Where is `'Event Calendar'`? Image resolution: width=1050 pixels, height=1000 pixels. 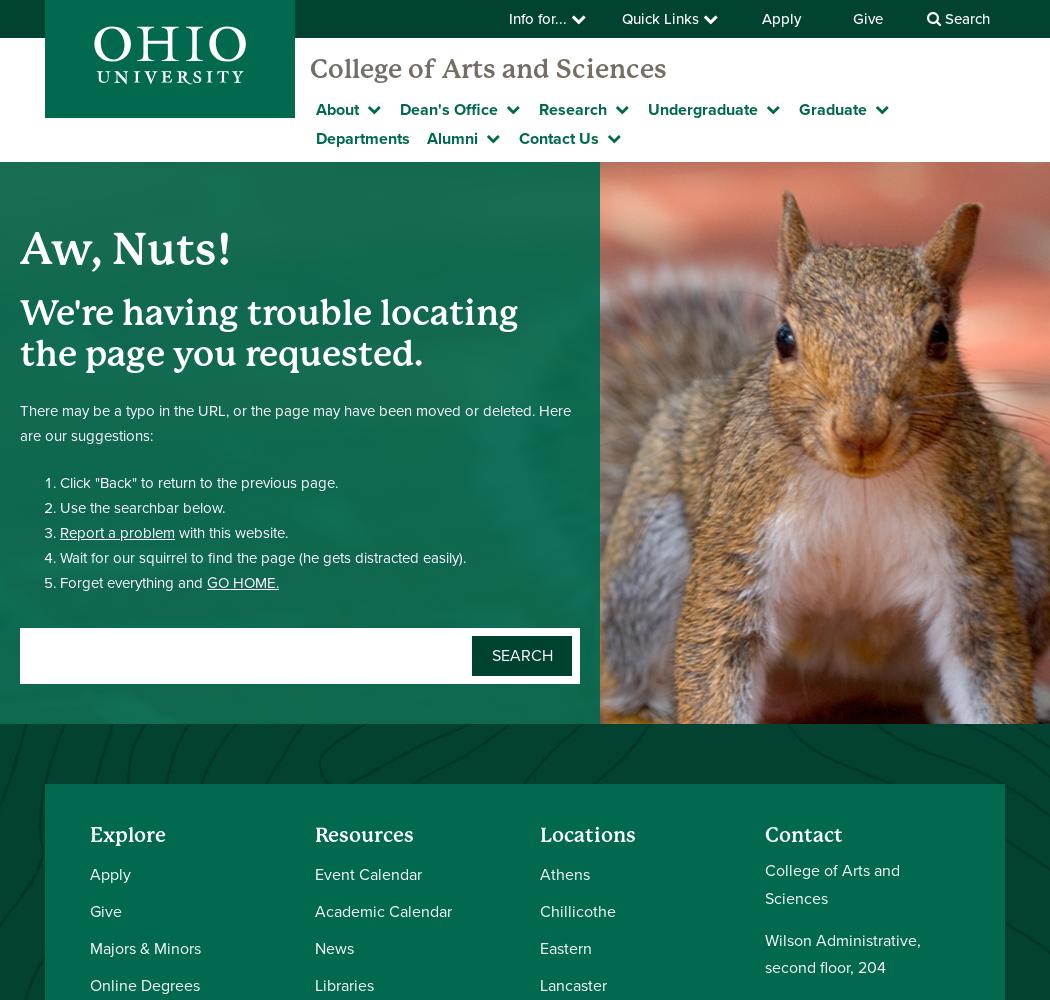
'Event Calendar' is located at coordinates (367, 873).